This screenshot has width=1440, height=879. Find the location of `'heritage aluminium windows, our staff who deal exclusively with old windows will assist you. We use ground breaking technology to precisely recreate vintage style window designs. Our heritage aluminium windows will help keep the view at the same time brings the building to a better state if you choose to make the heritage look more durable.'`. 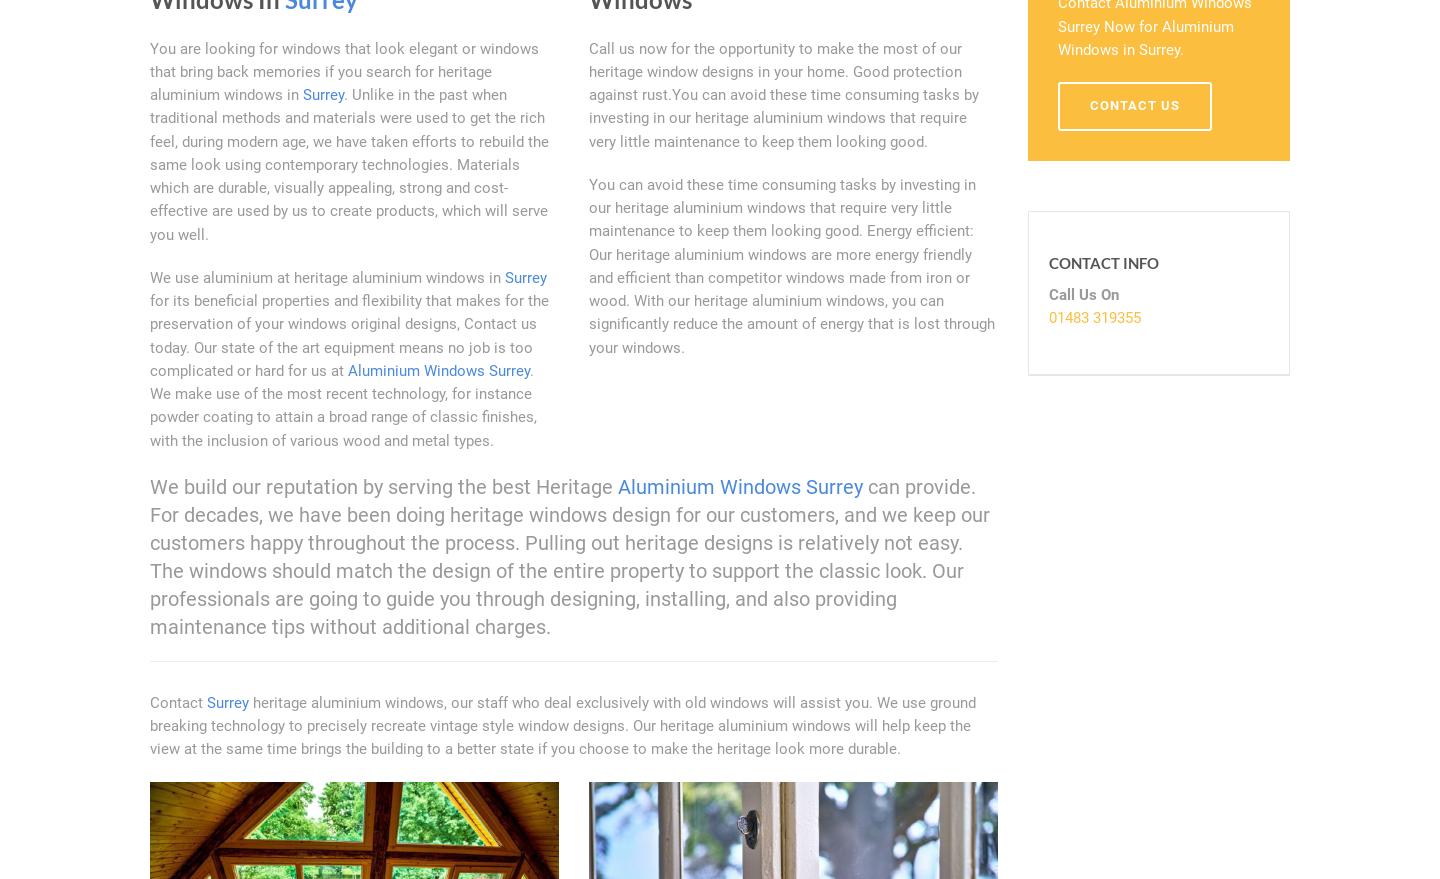

'heritage aluminium windows, our staff who deal exclusively with old windows will assist you. We use ground breaking technology to precisely recreate vintage style window designs. Our heritage aluminium windows will help keep the view at the same time brings the building to a better state if you choose to make the heritage look more durable.' is located at coordinates (563, 724).